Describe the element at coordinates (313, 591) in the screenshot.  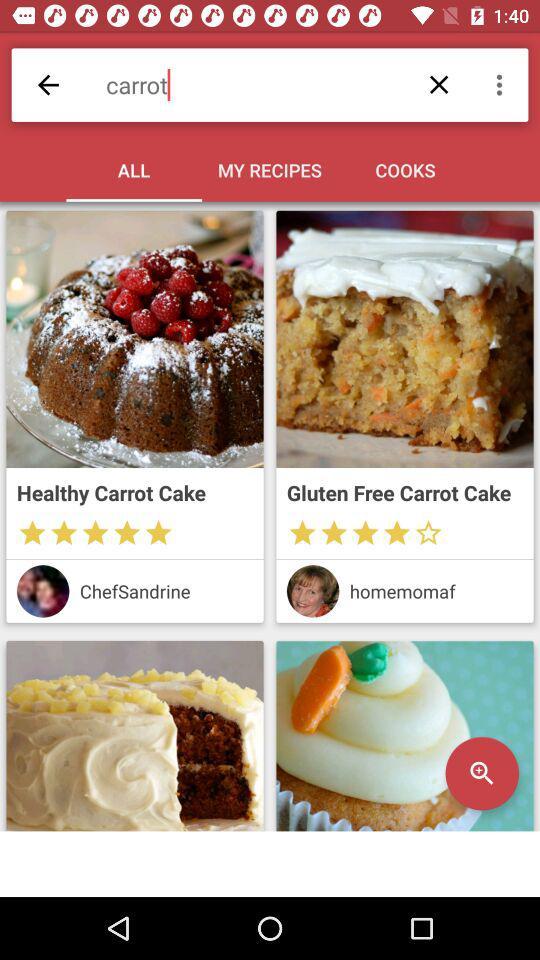
I see `see creator page` at that location.